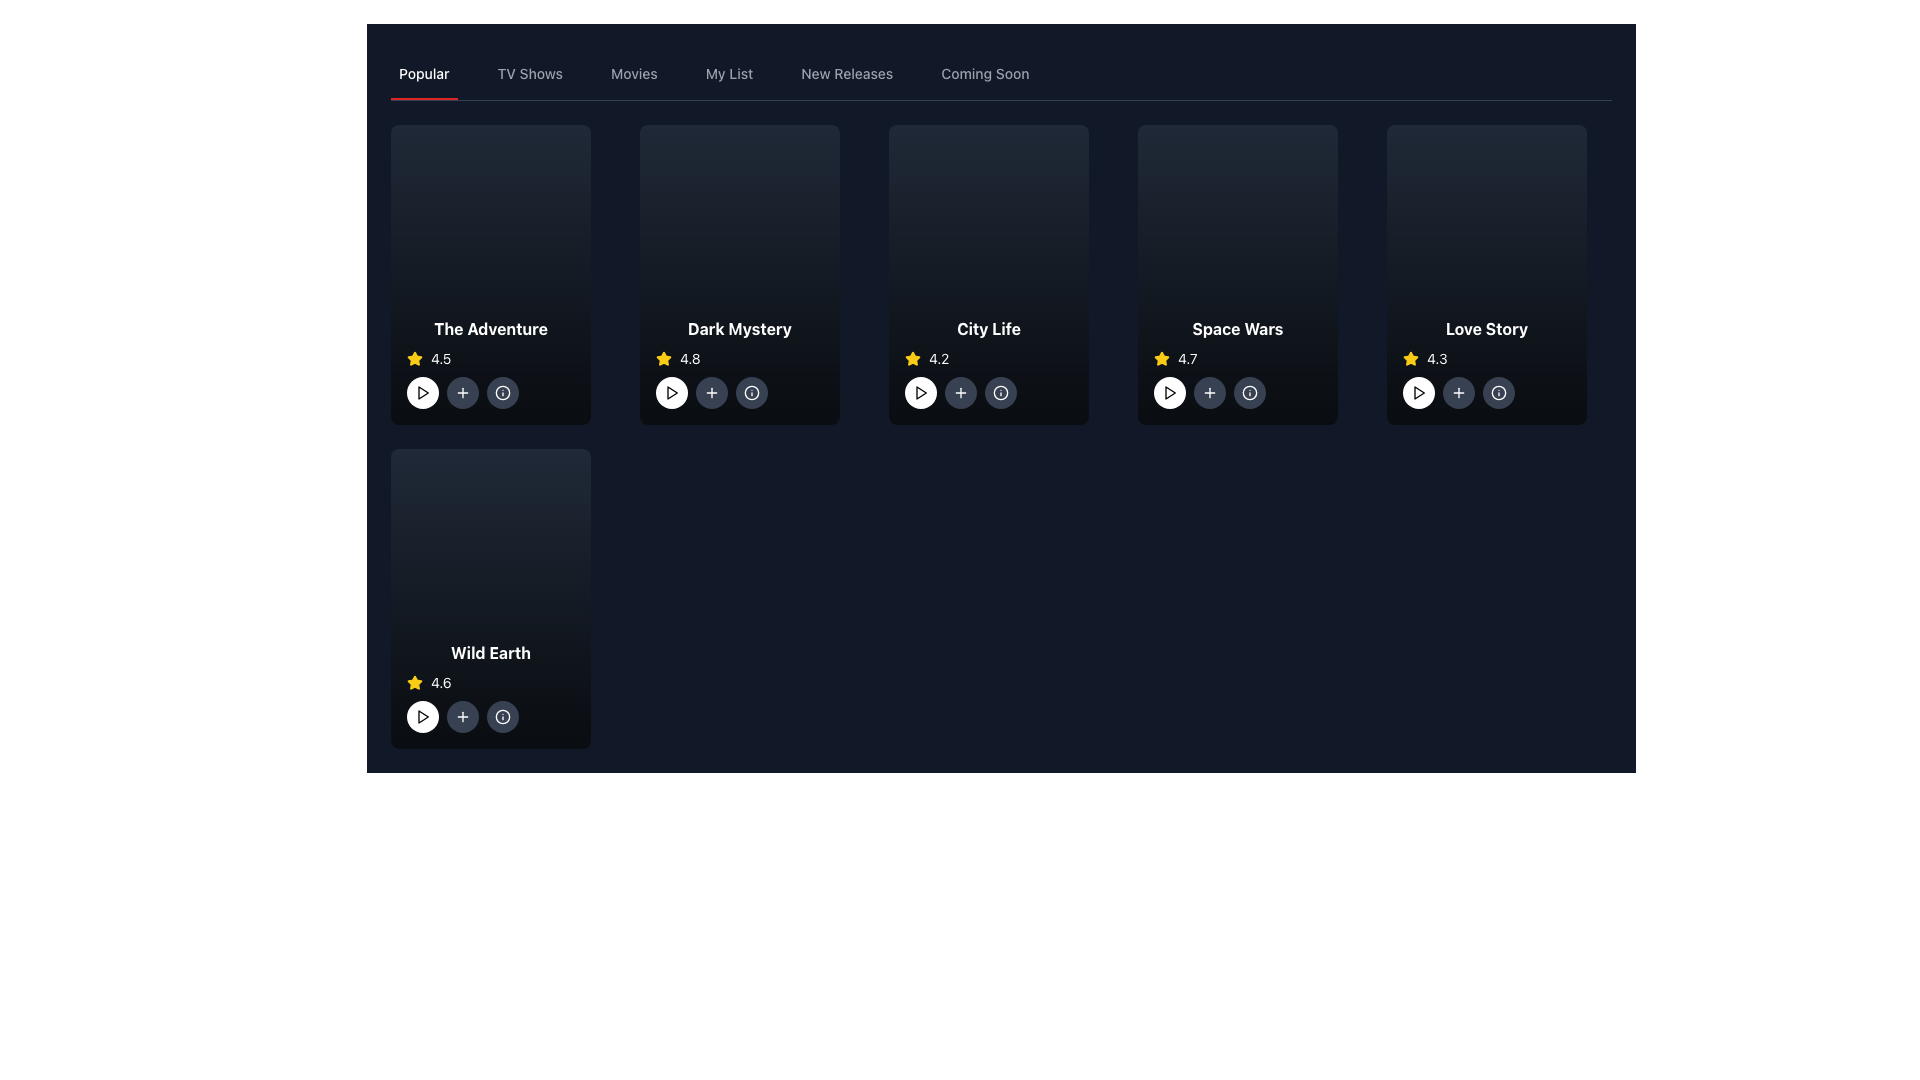  Describe the element at coordinates (1187, 357) in the screenshot. I see `the text display element showing the rating '4.7' styled in white, located next to a yellow star icon` at that location.